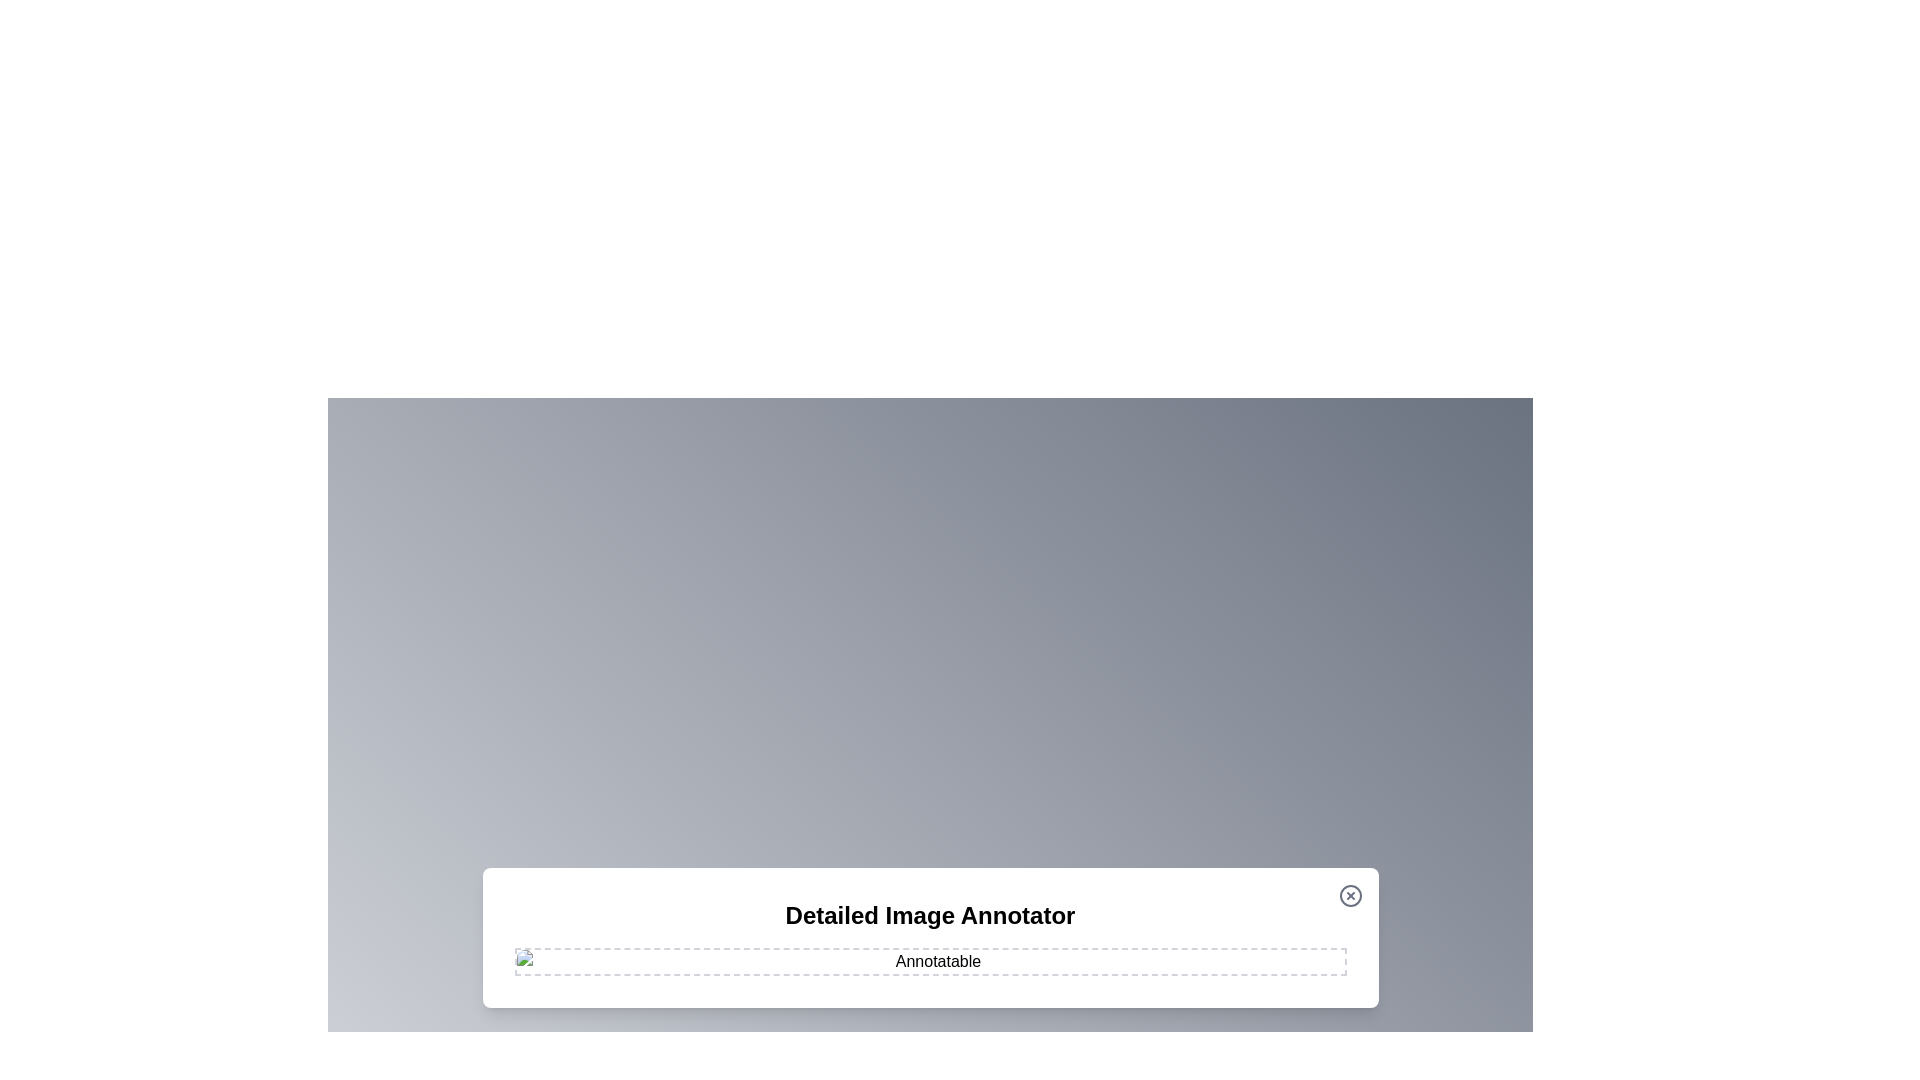  Describe the element at coordinates (1143, 960) in the screenshot. I see `the image at coordinates (1144, 962) to add an annotation` at that location.